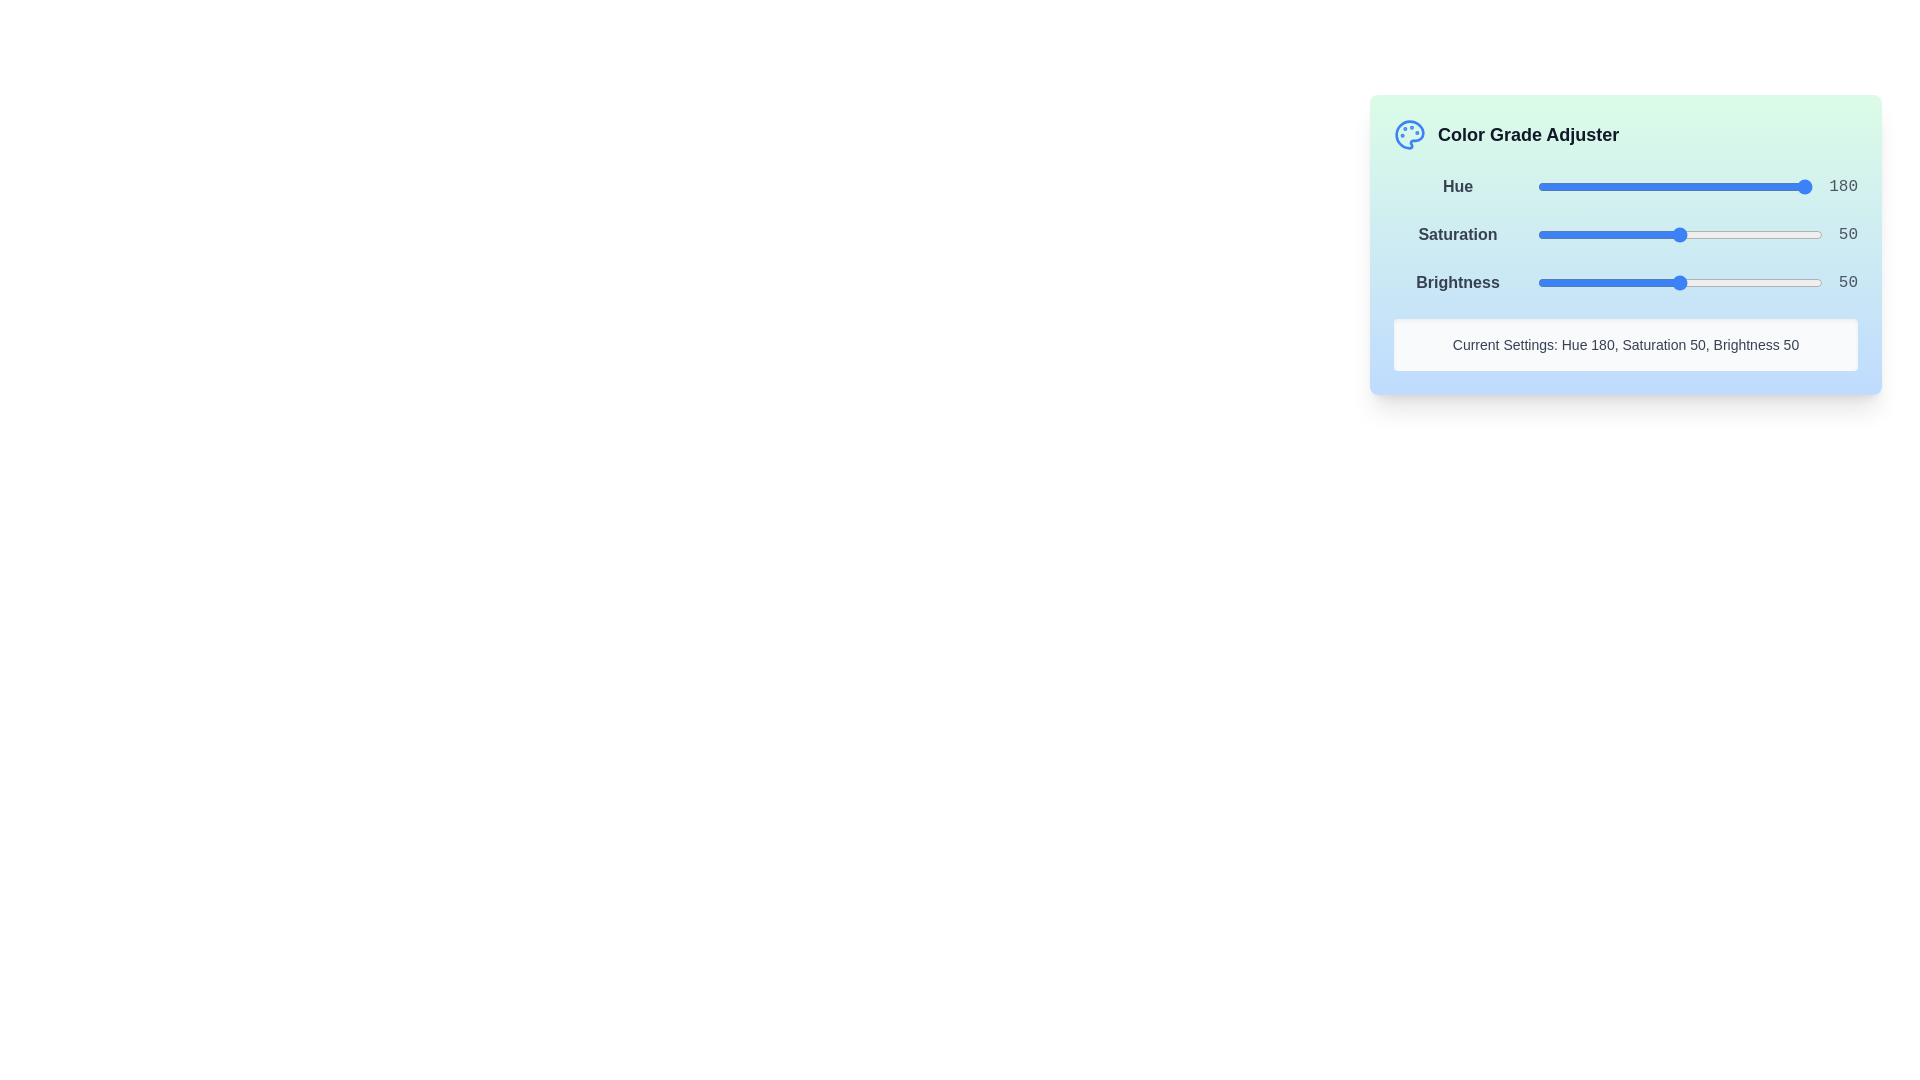 This screenshot has width=1920, height=1080. Describe the element at coordinates (1682, 282) in the screenshot. I see `the brightness slider to set the brightness to 51%` at that location.